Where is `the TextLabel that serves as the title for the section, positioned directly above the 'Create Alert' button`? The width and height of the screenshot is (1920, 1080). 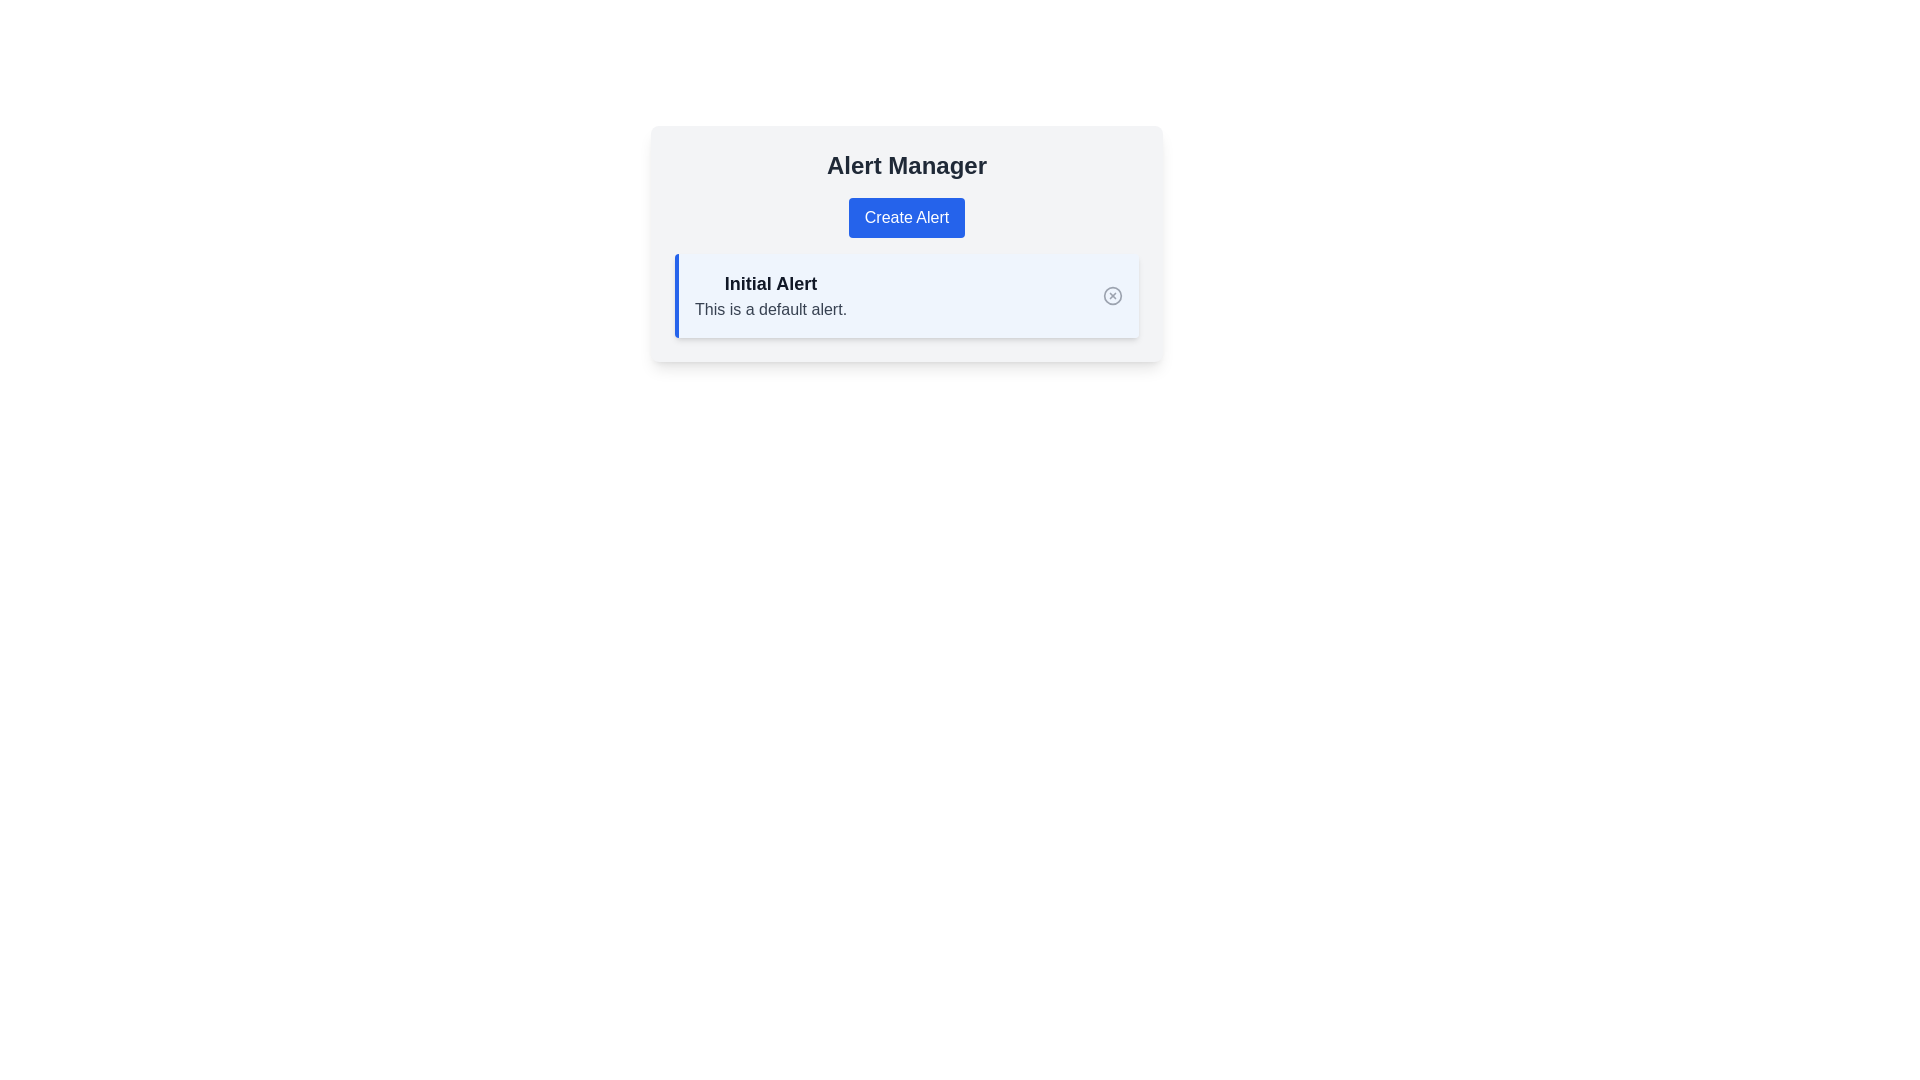
the TextLabel that serves as the title for the section, positioned directly above the 'Create Alert' button is located at coordinates (906, 164).